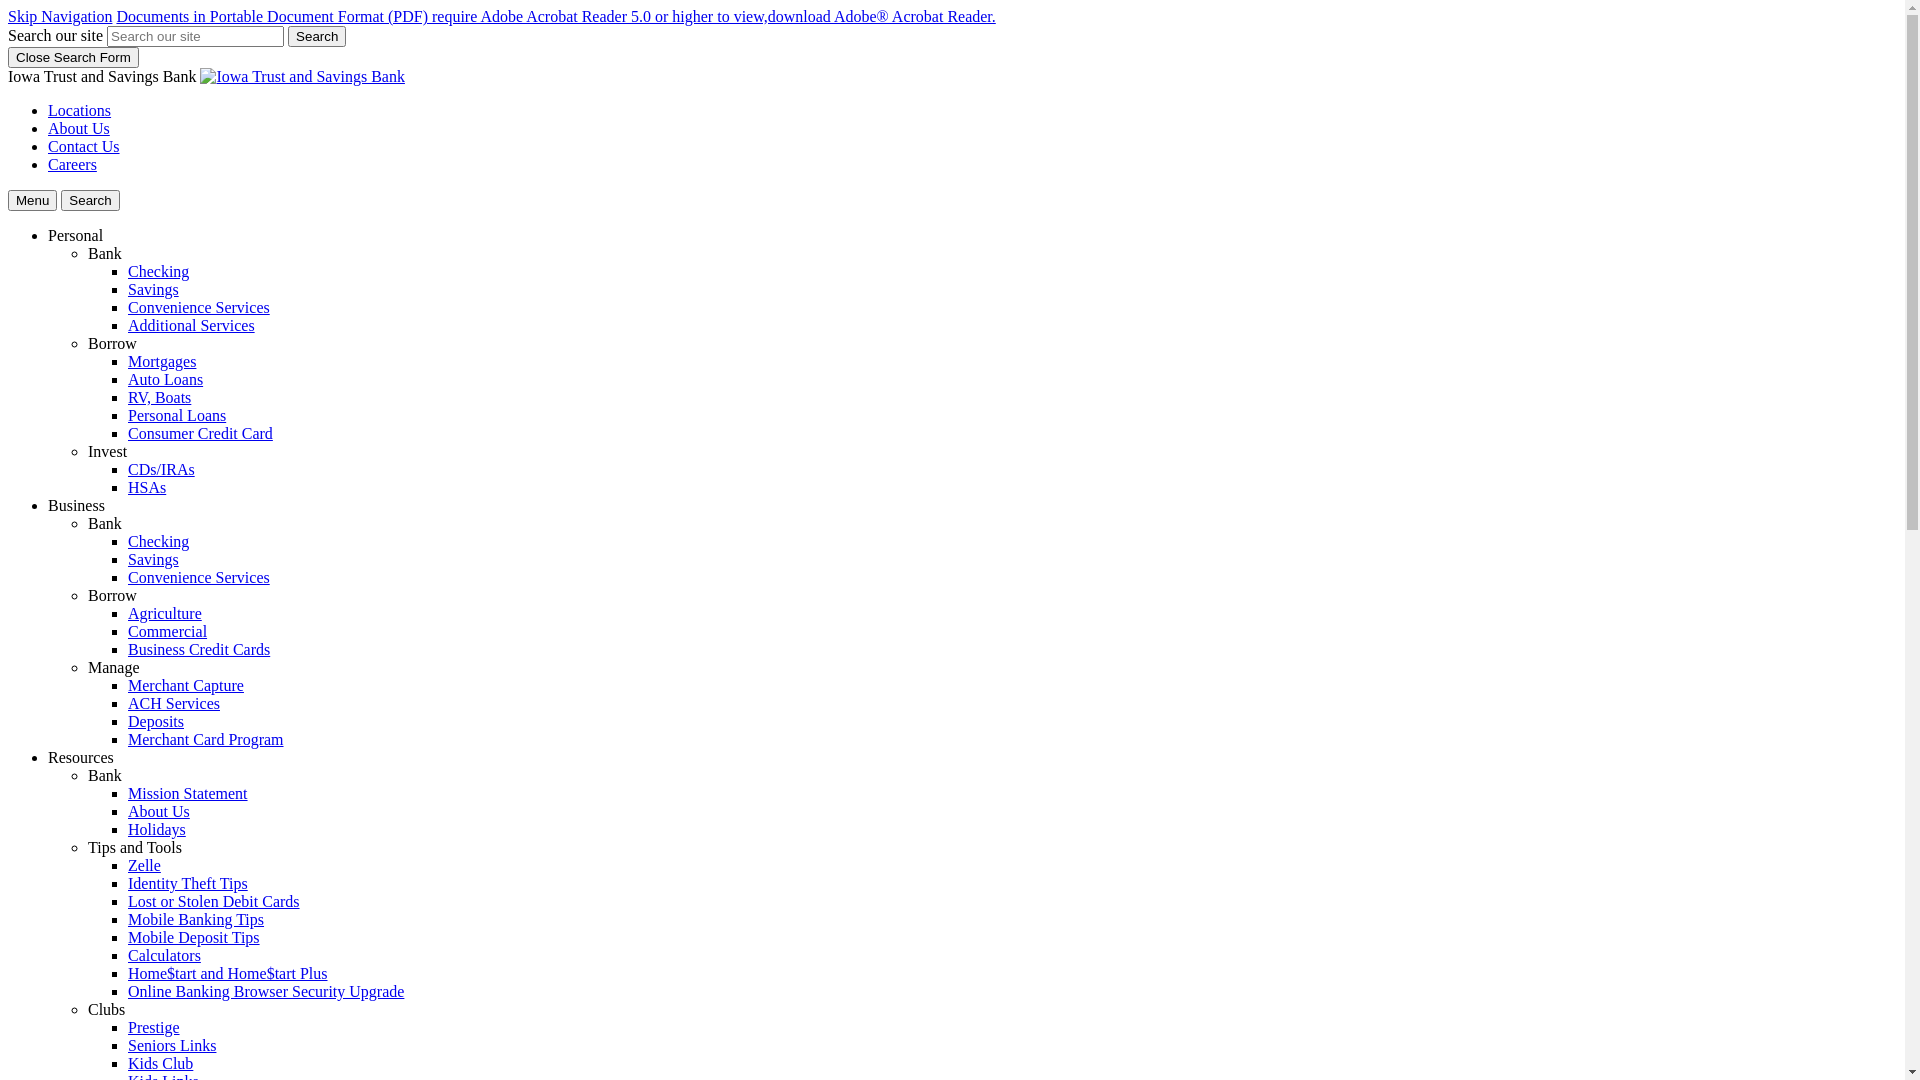 This screenshot has height=1080, width=1920. I want to click on 'HSAs', so click(127, 487).